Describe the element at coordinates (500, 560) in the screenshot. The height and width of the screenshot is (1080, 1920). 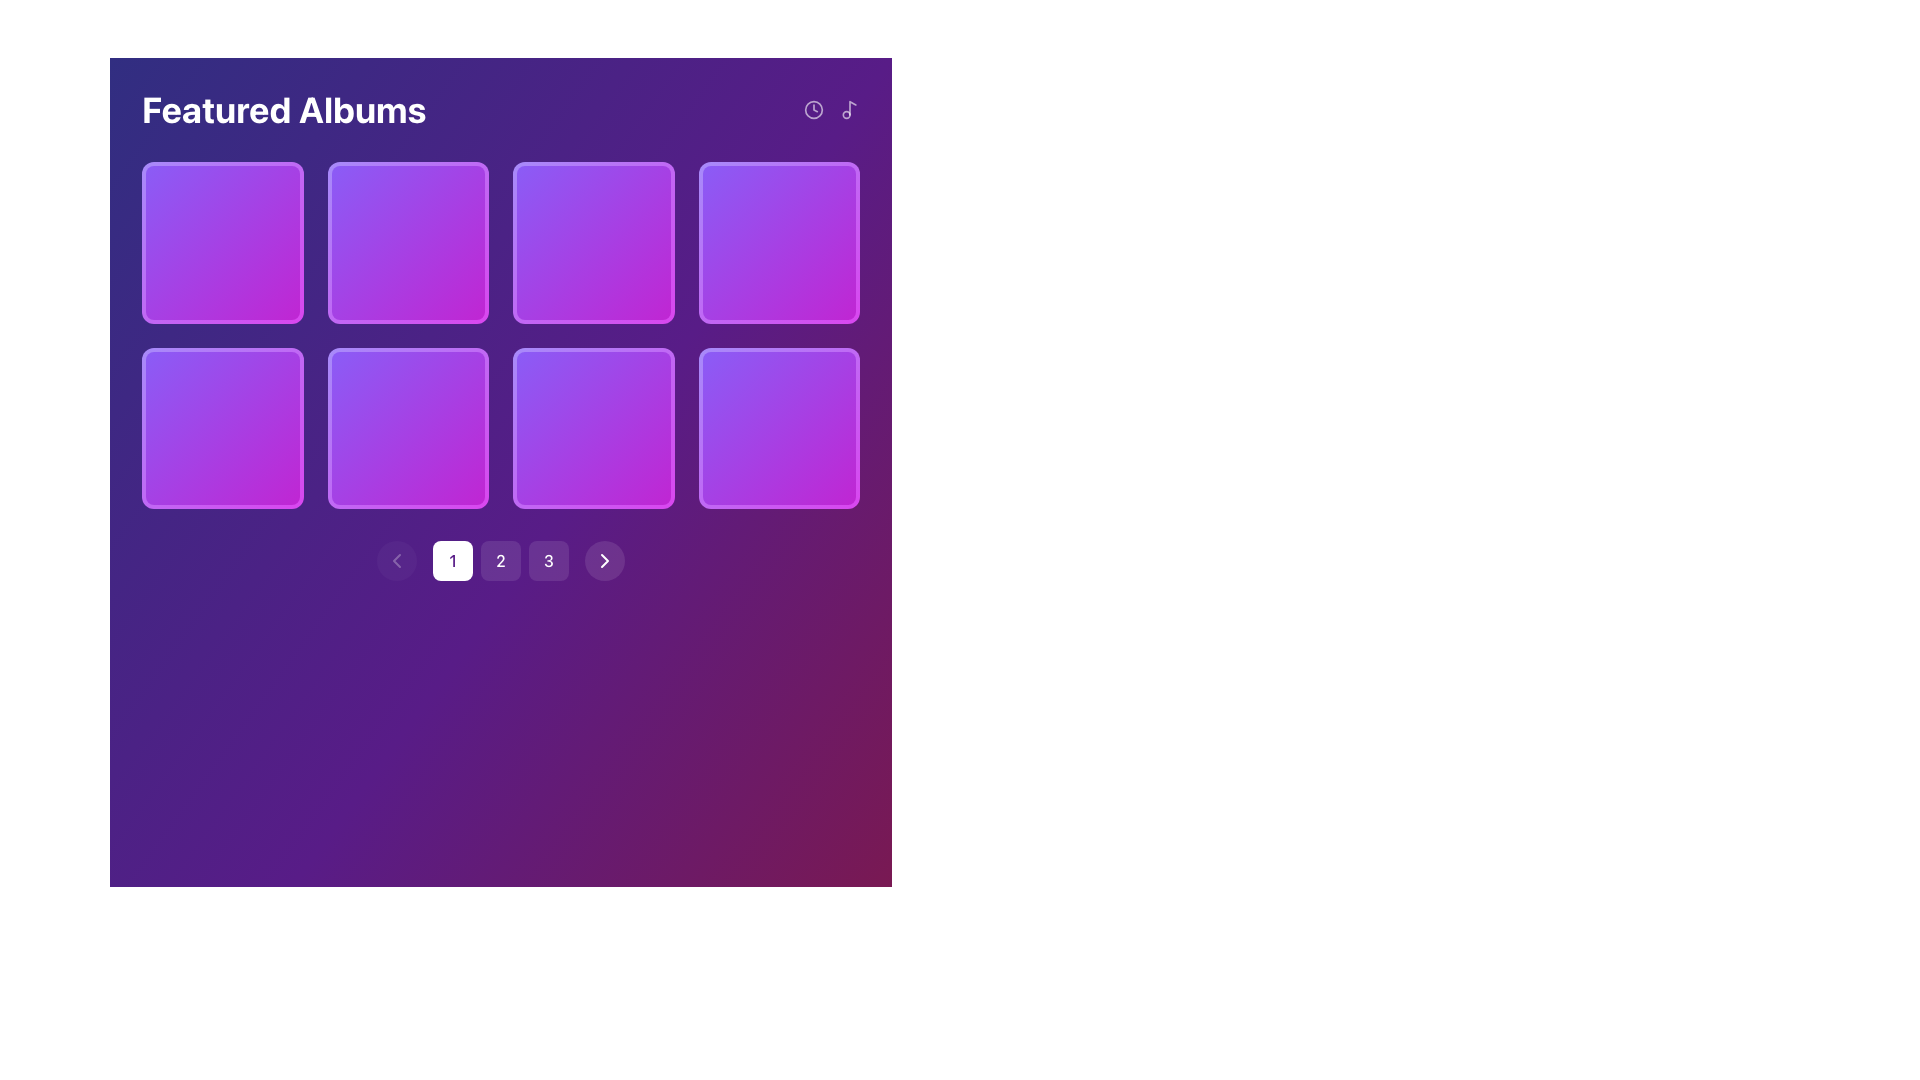
I see `the second button in a series of three buttons, which has a purple background and contains the white numeral '2'` at that location.